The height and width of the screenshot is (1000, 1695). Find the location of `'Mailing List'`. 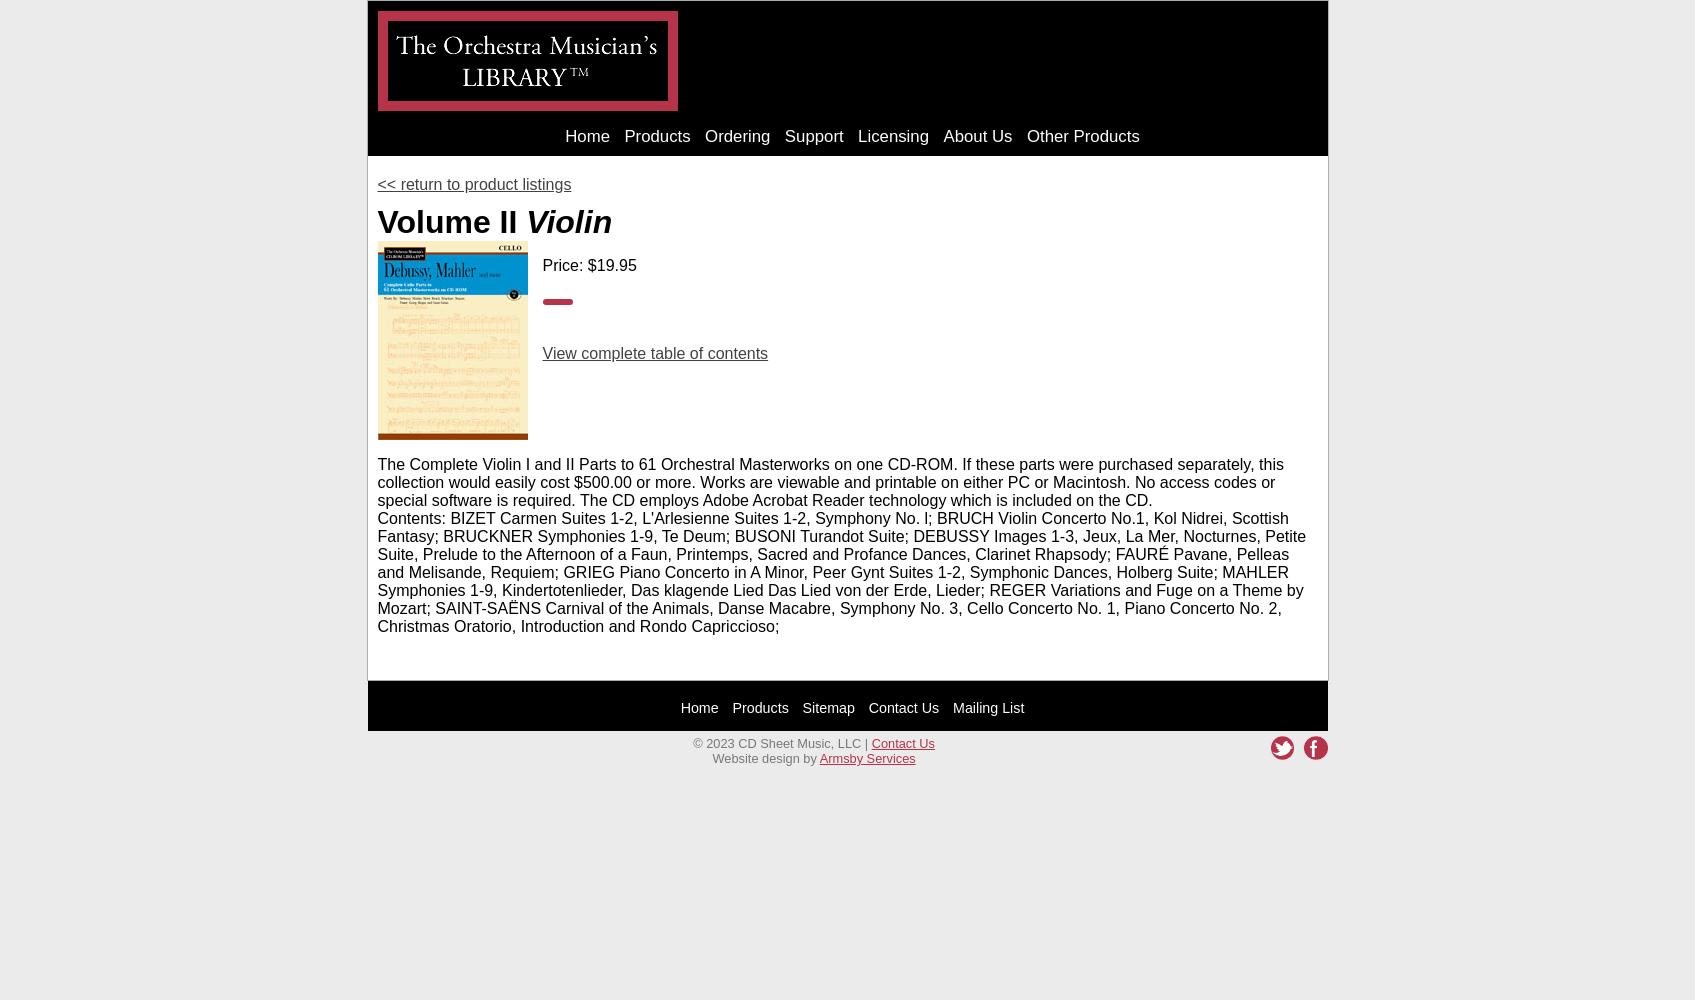

'Mailing List' is located at coordinates (987, 706).